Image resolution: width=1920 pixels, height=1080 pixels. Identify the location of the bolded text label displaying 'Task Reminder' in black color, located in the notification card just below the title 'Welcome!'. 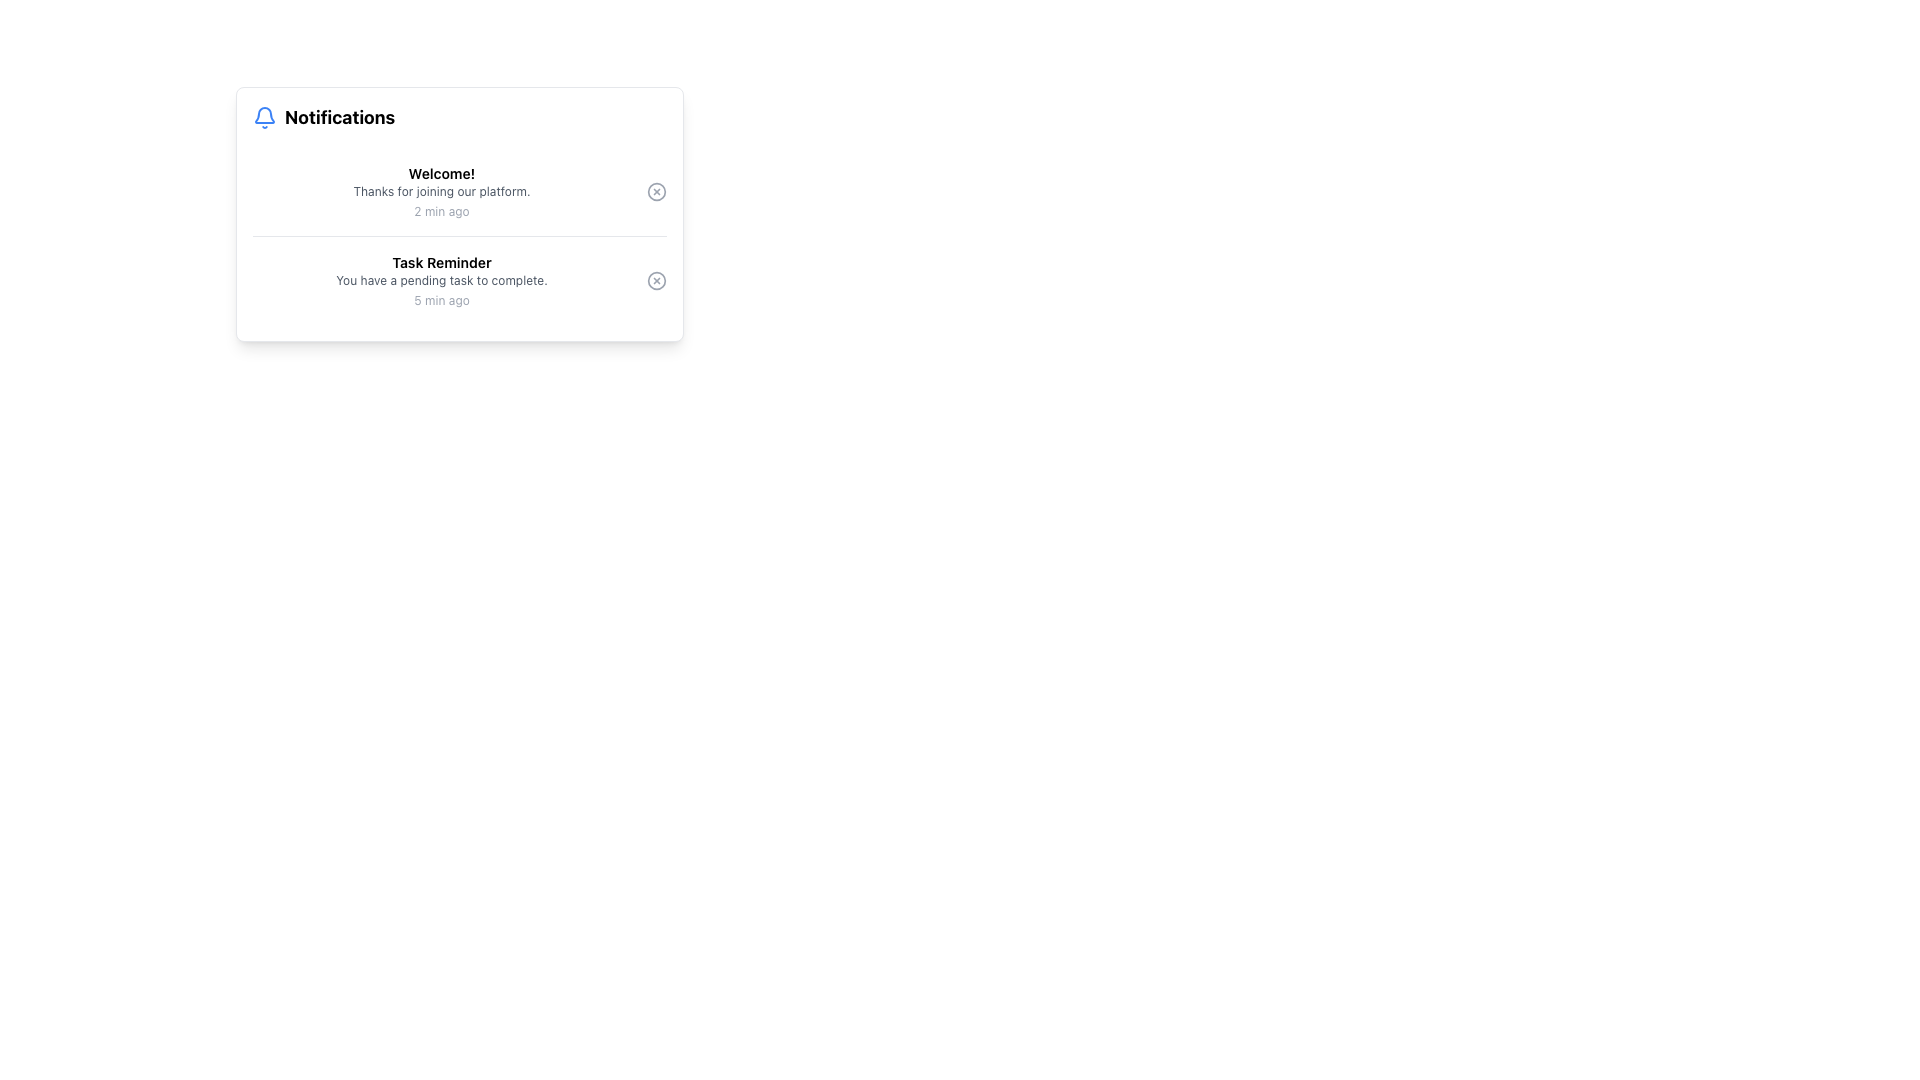
(440, 261).